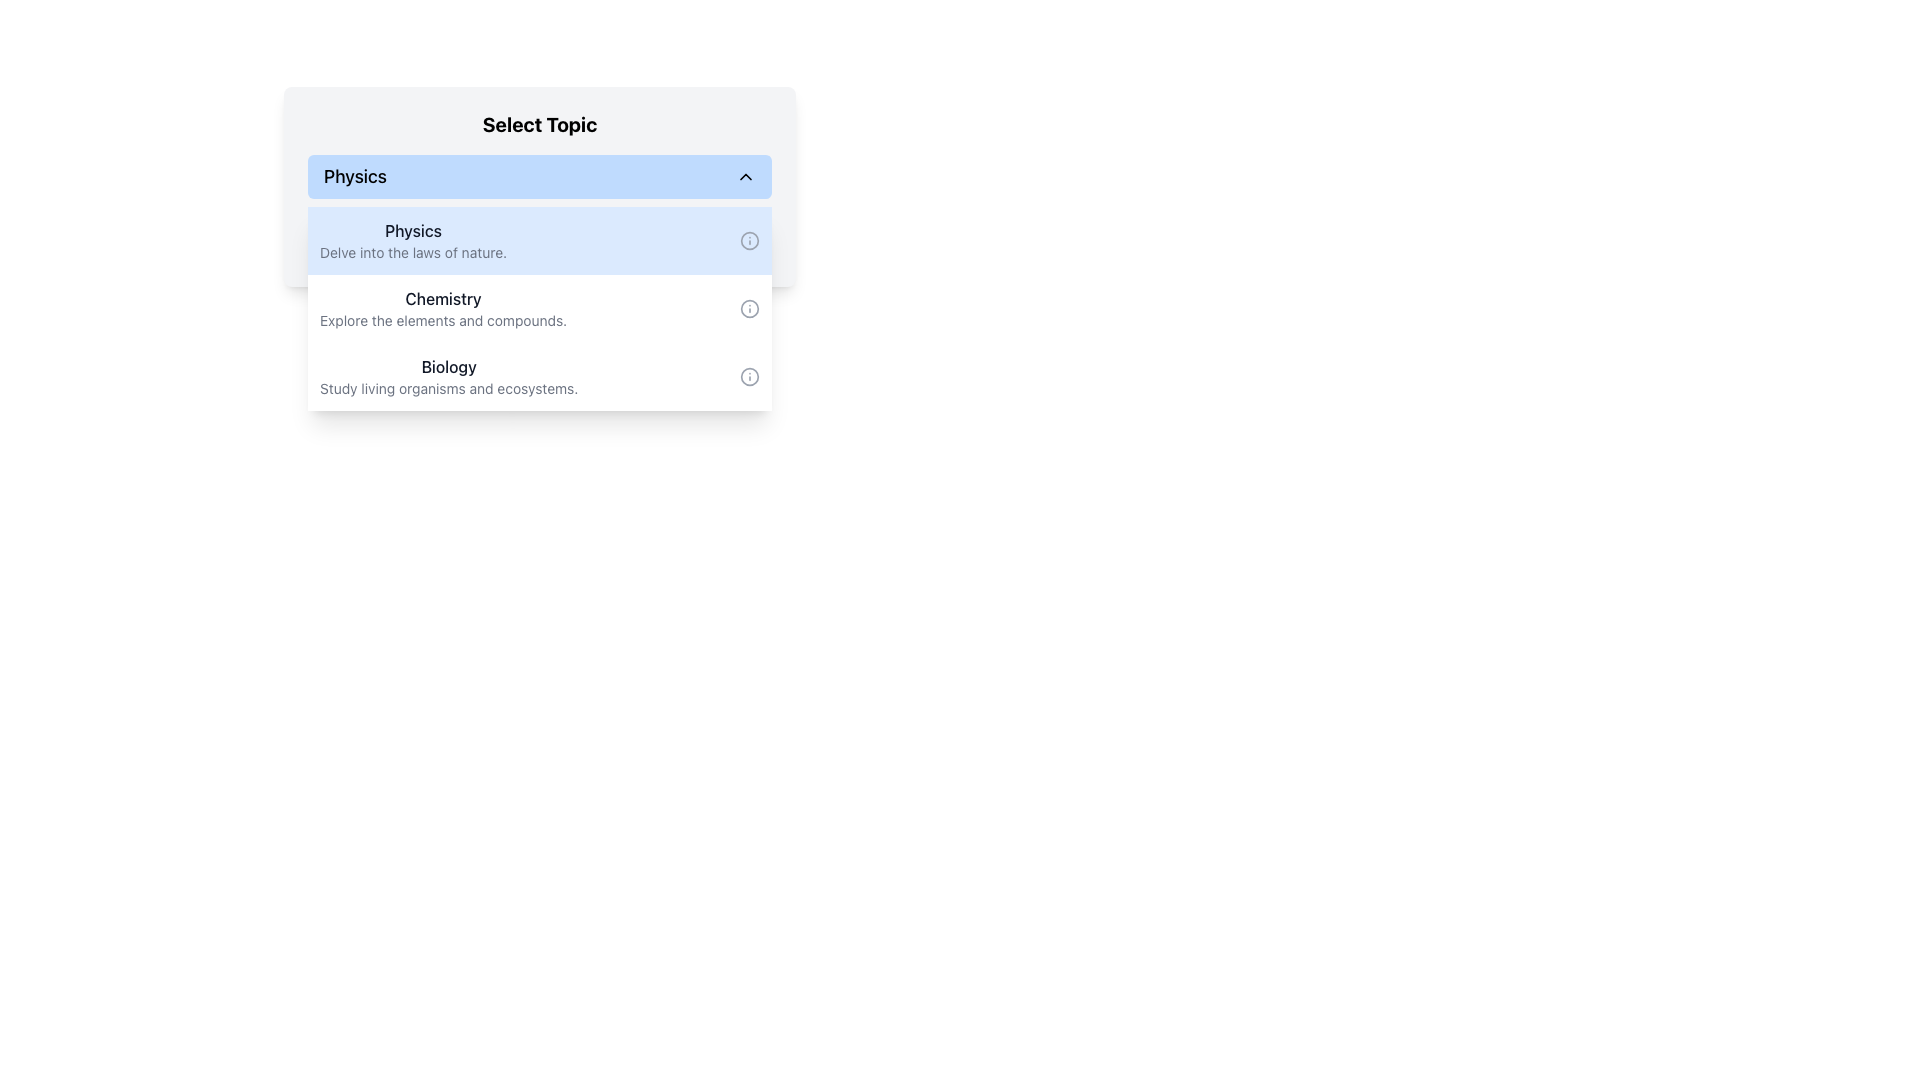 The height and width of the screenshot is (1080, 1920). I want to click on the circular SVG element that represents additional information, located to the right of the 'Physics' list item in the dropdown component, so click(748, 239).